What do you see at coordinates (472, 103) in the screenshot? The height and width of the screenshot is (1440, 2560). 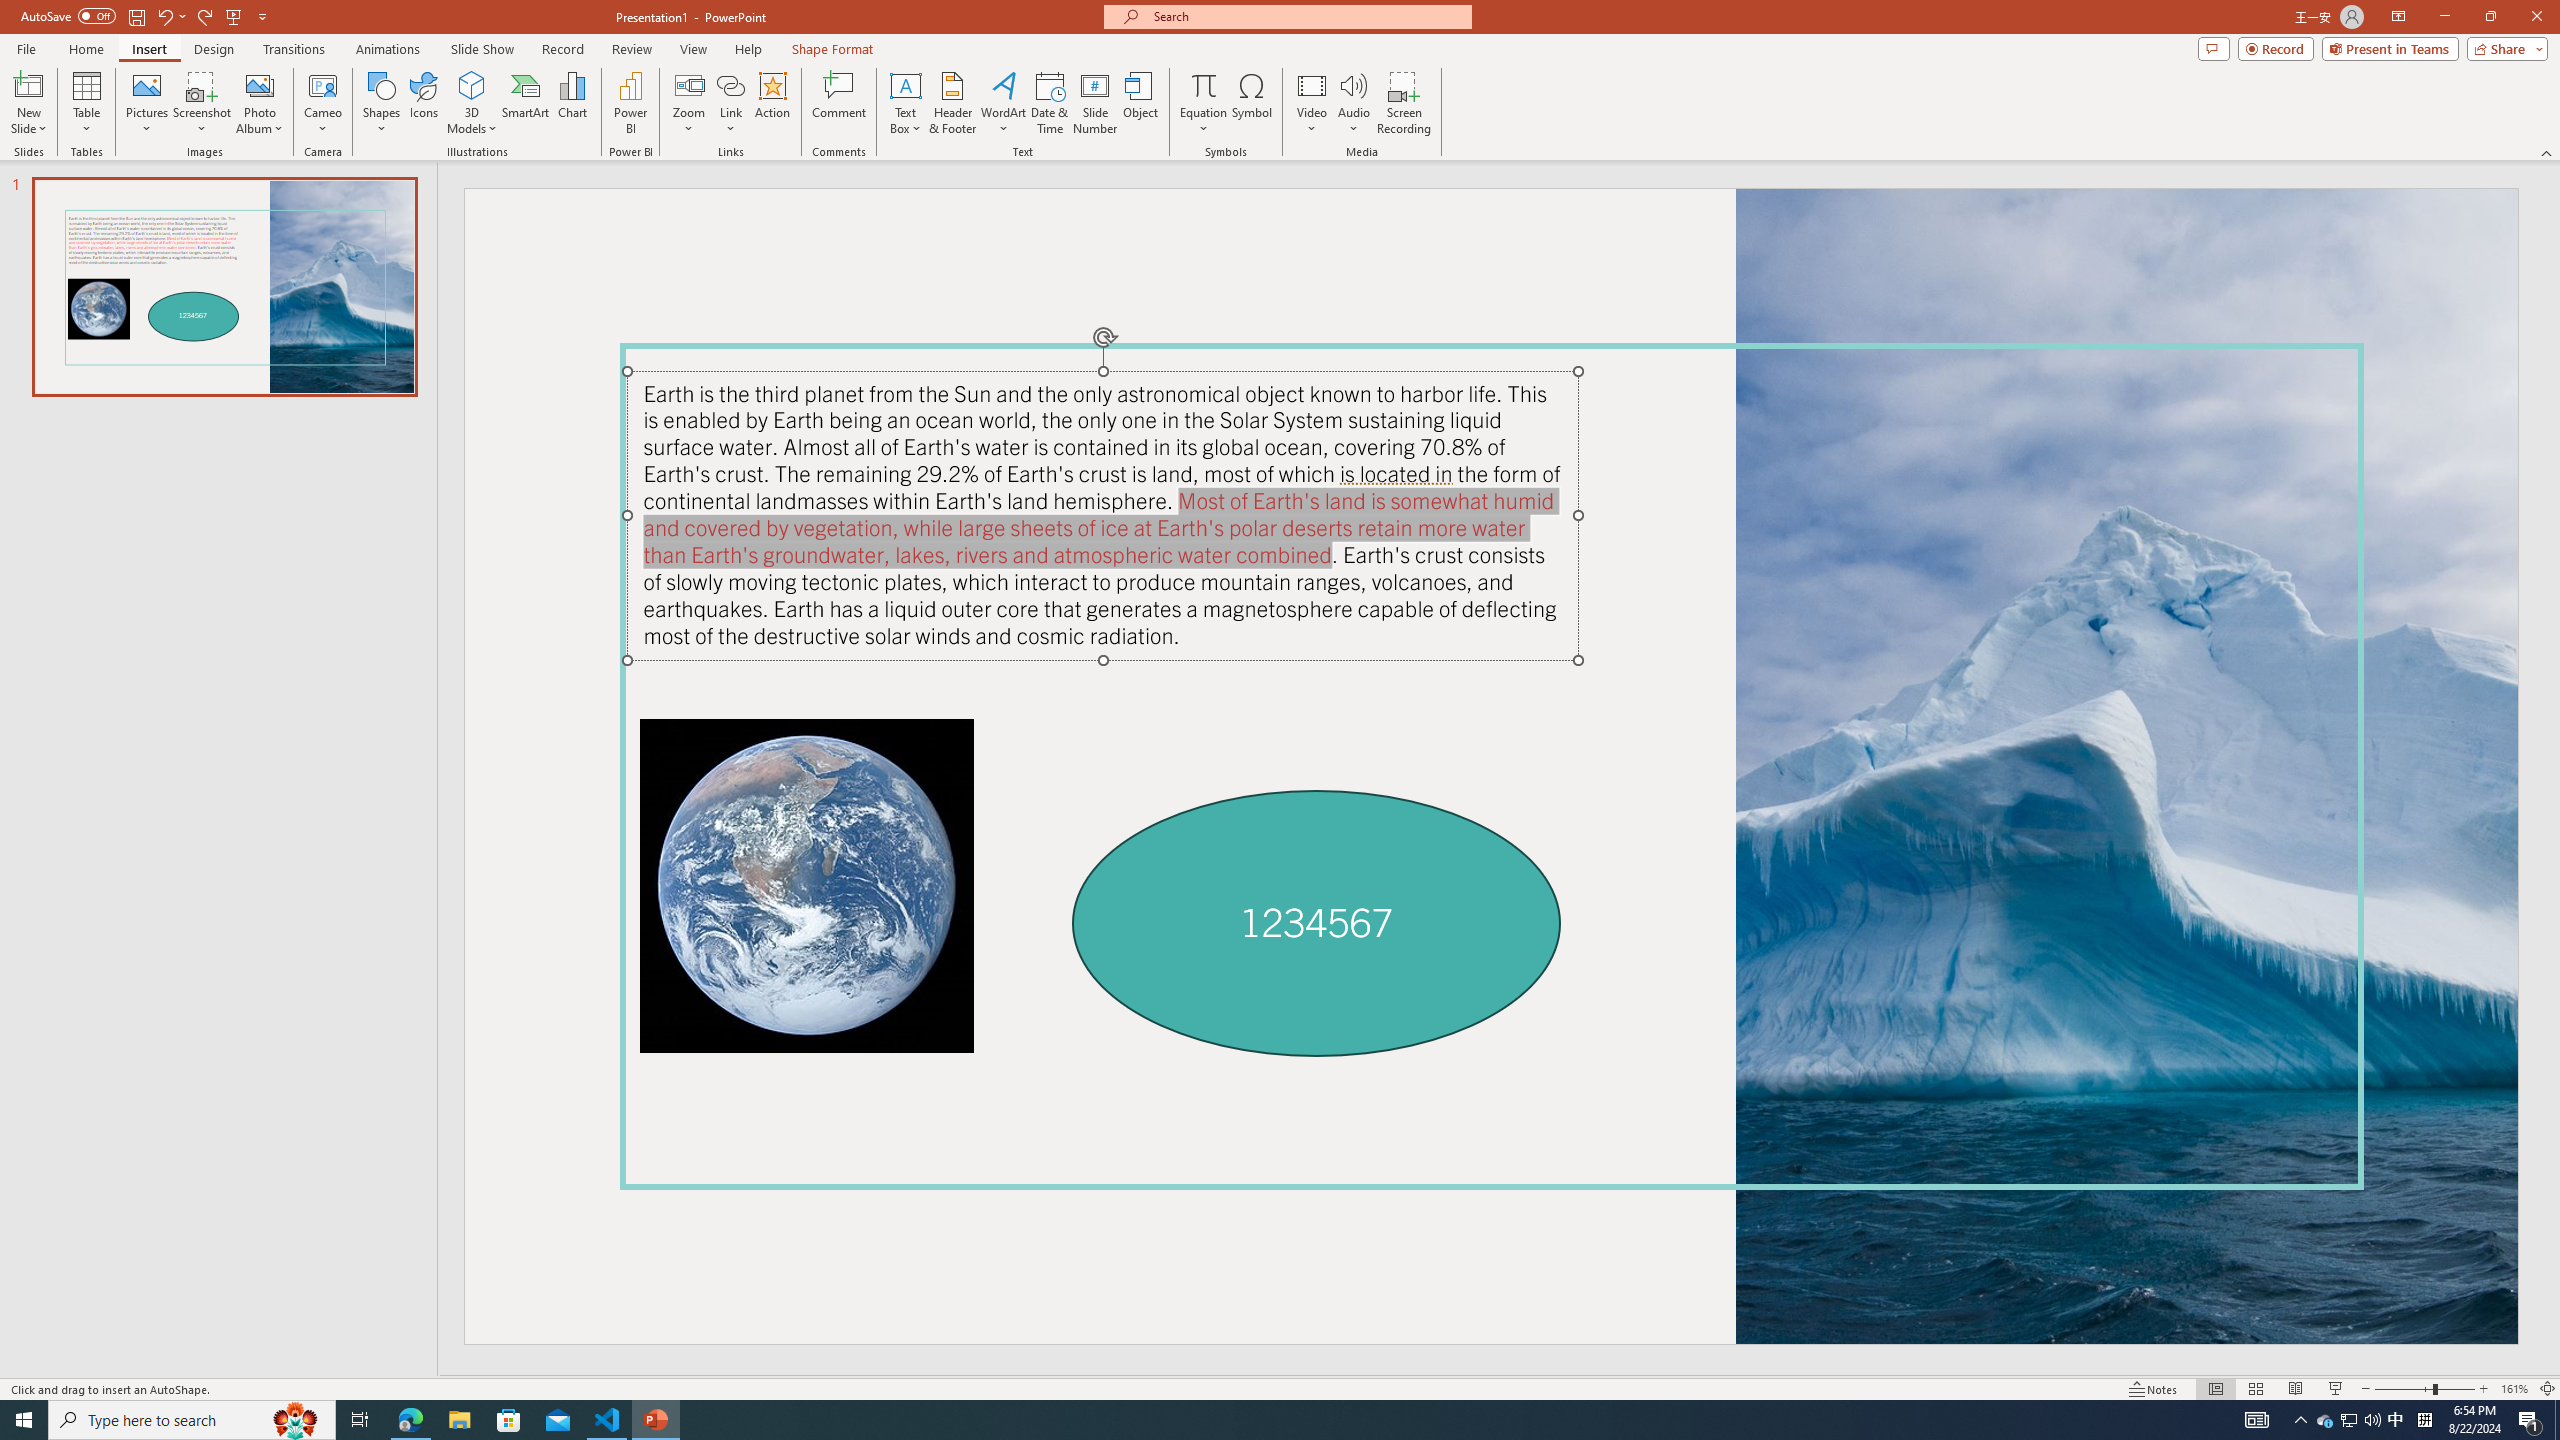 I see `'3D Models'` at bounding box center [472, 103].